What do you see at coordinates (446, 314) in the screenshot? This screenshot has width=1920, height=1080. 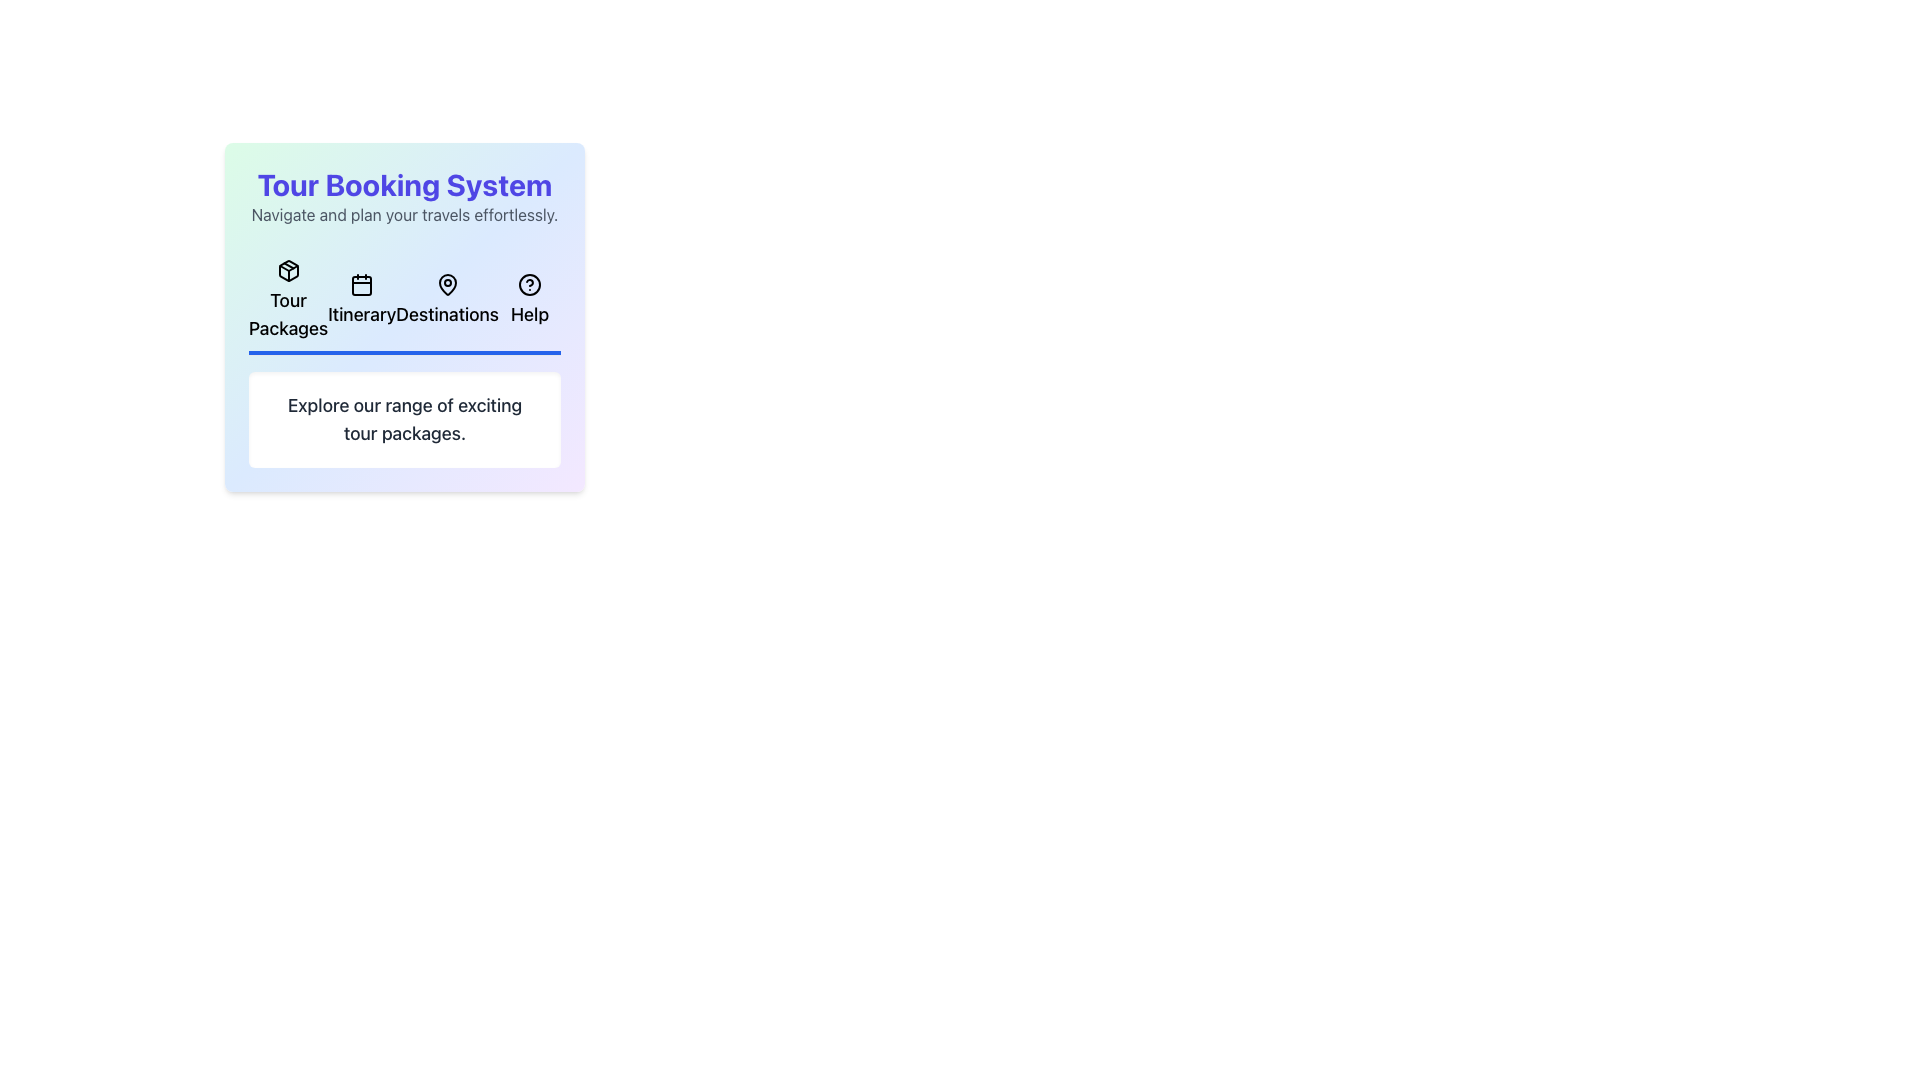 I see `the text label that reads 'Destinations', styled in black font, located in the navigation bar structure between 'Itinerary' and 'Help'` at bounding box center [446, 314].